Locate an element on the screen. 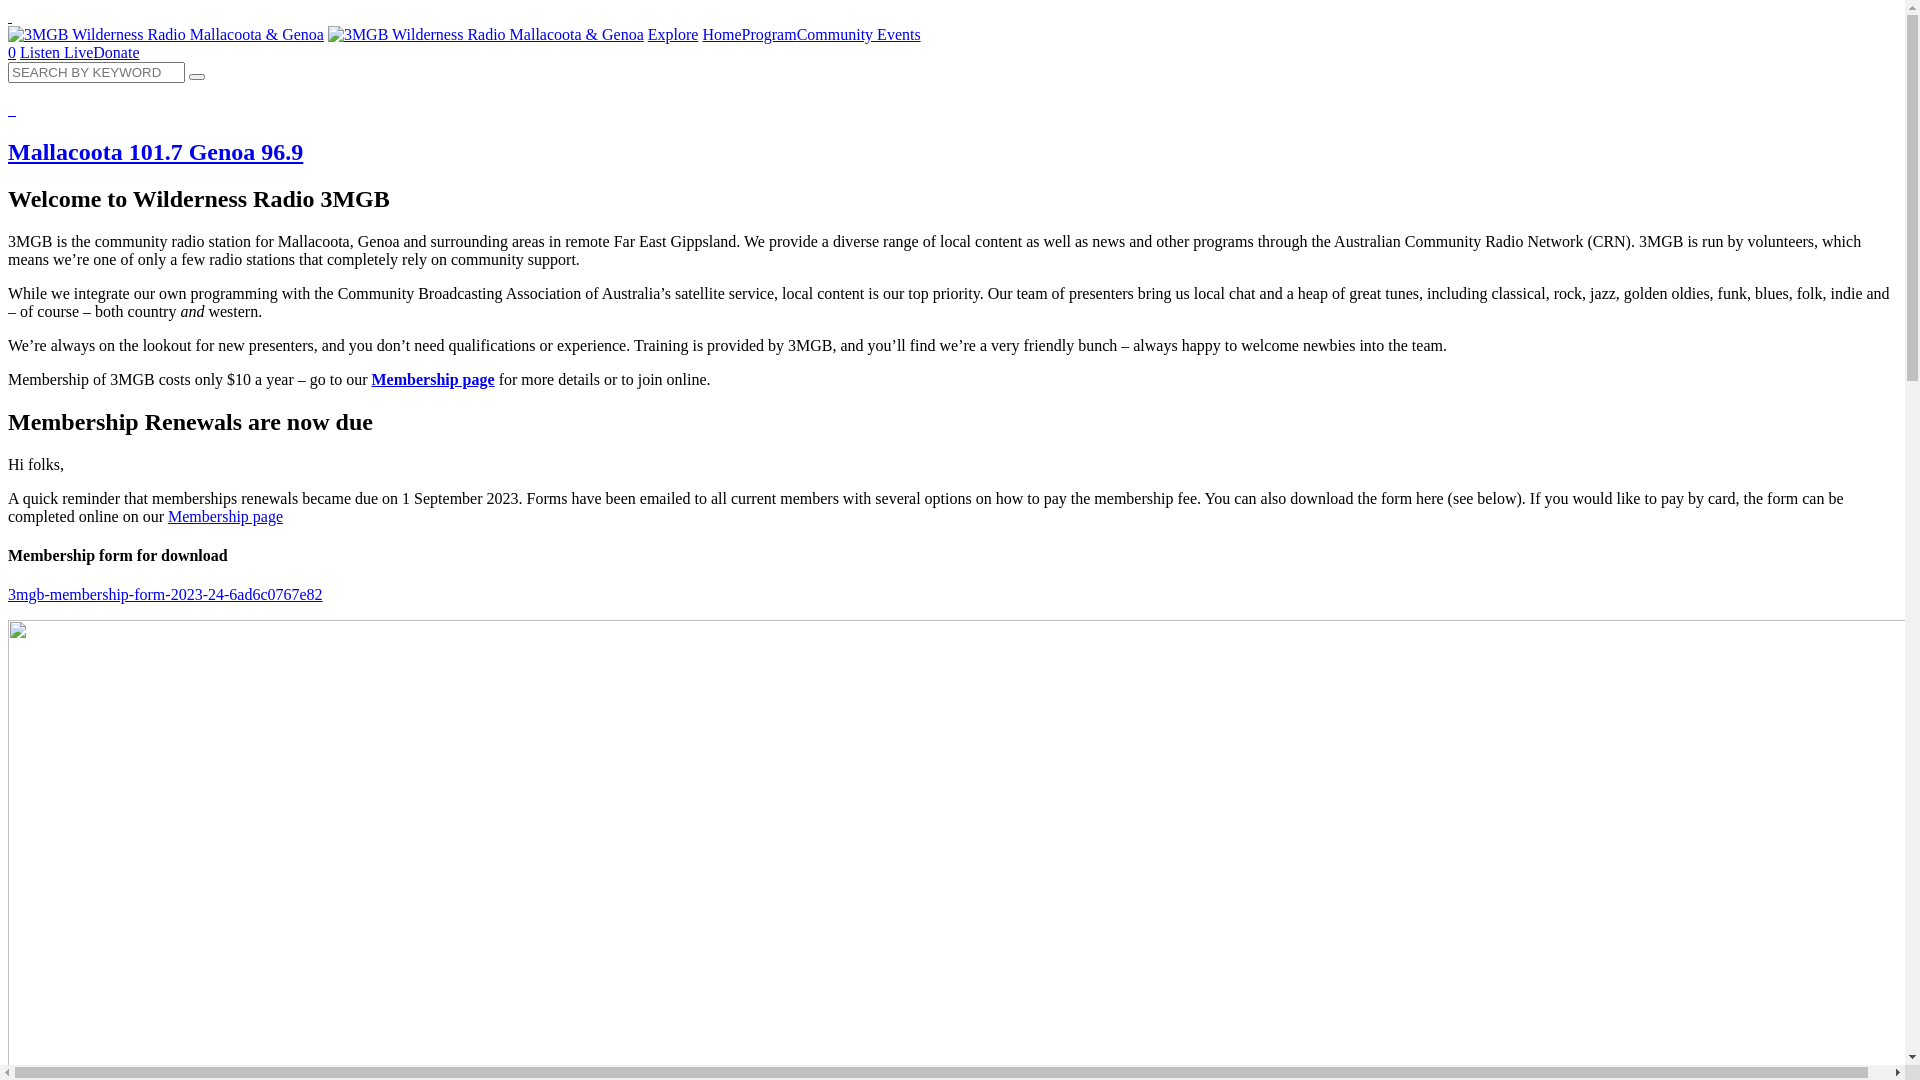 This screenshot has height=1080, width=1920. '0' is located at coordinates (12, 51).